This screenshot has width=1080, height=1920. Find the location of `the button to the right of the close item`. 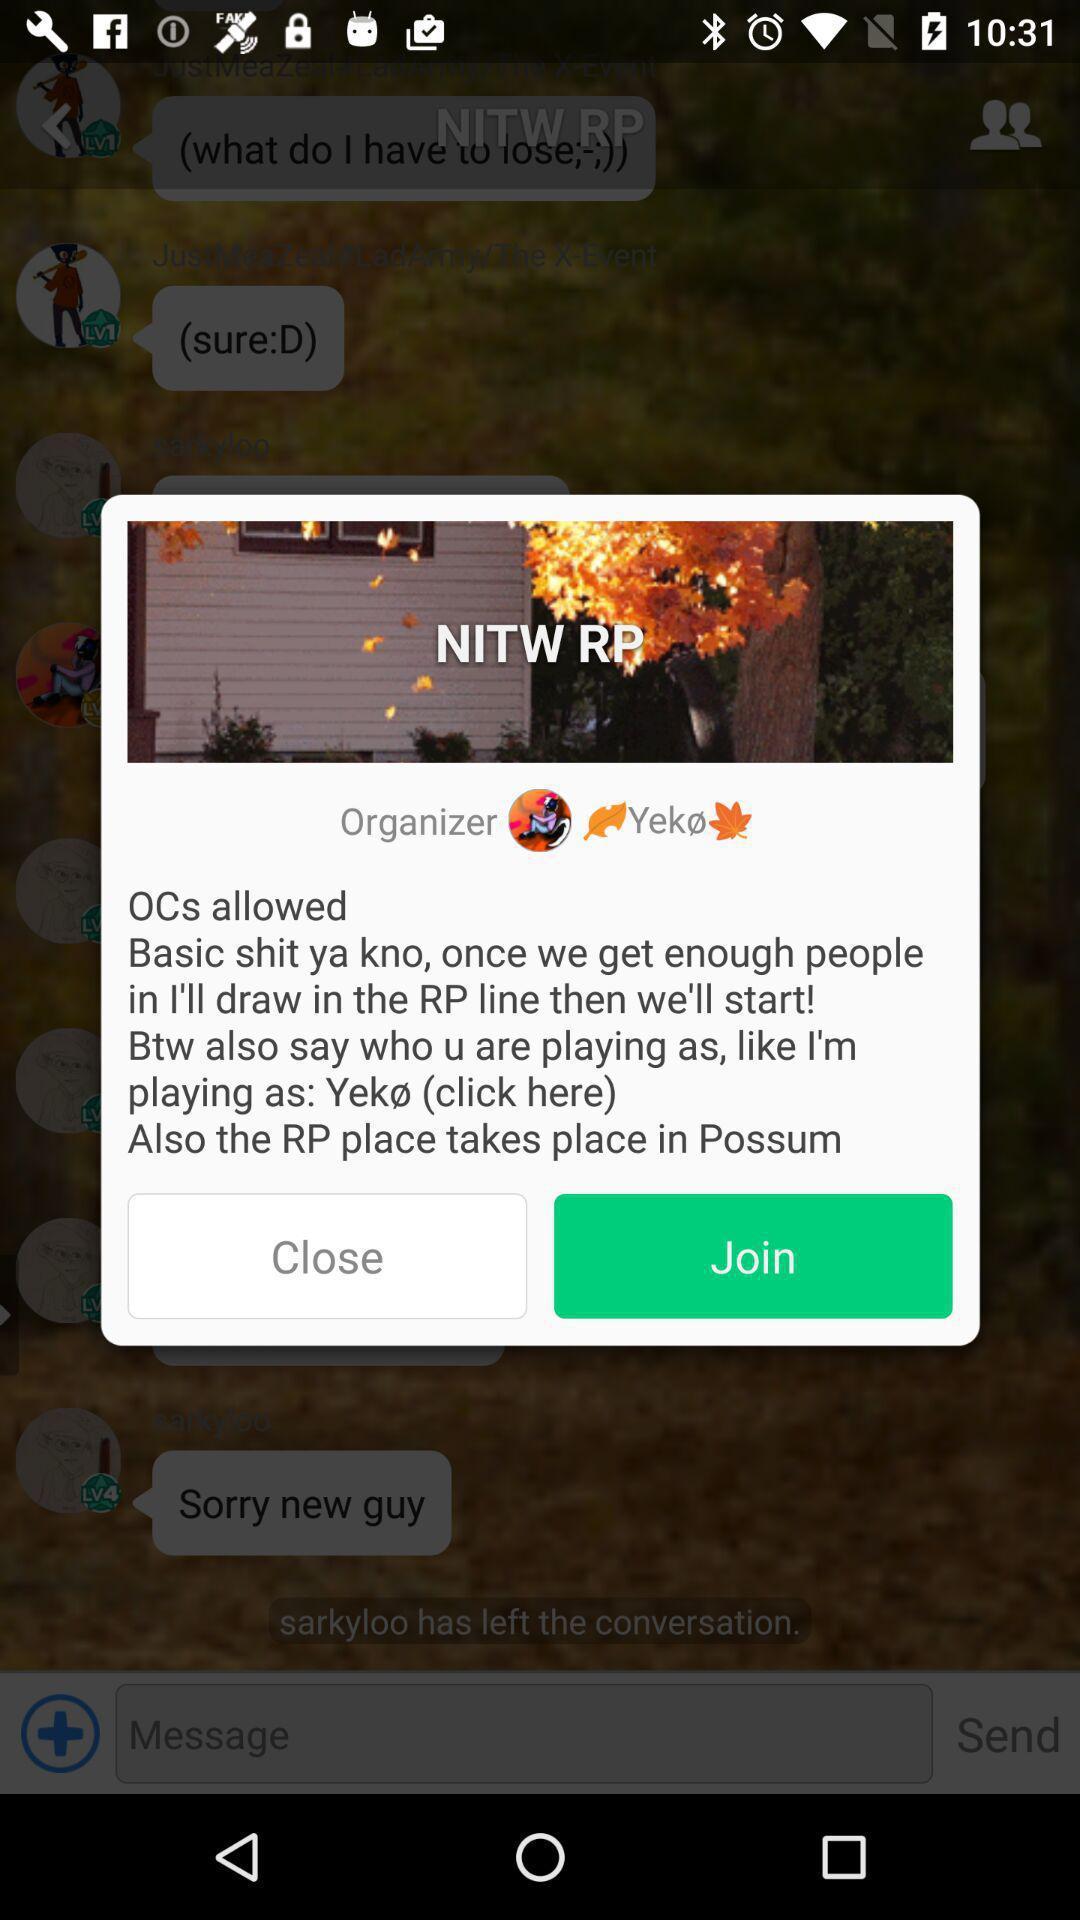

the button to the right of the close item is located at coordinates (753, 1255).